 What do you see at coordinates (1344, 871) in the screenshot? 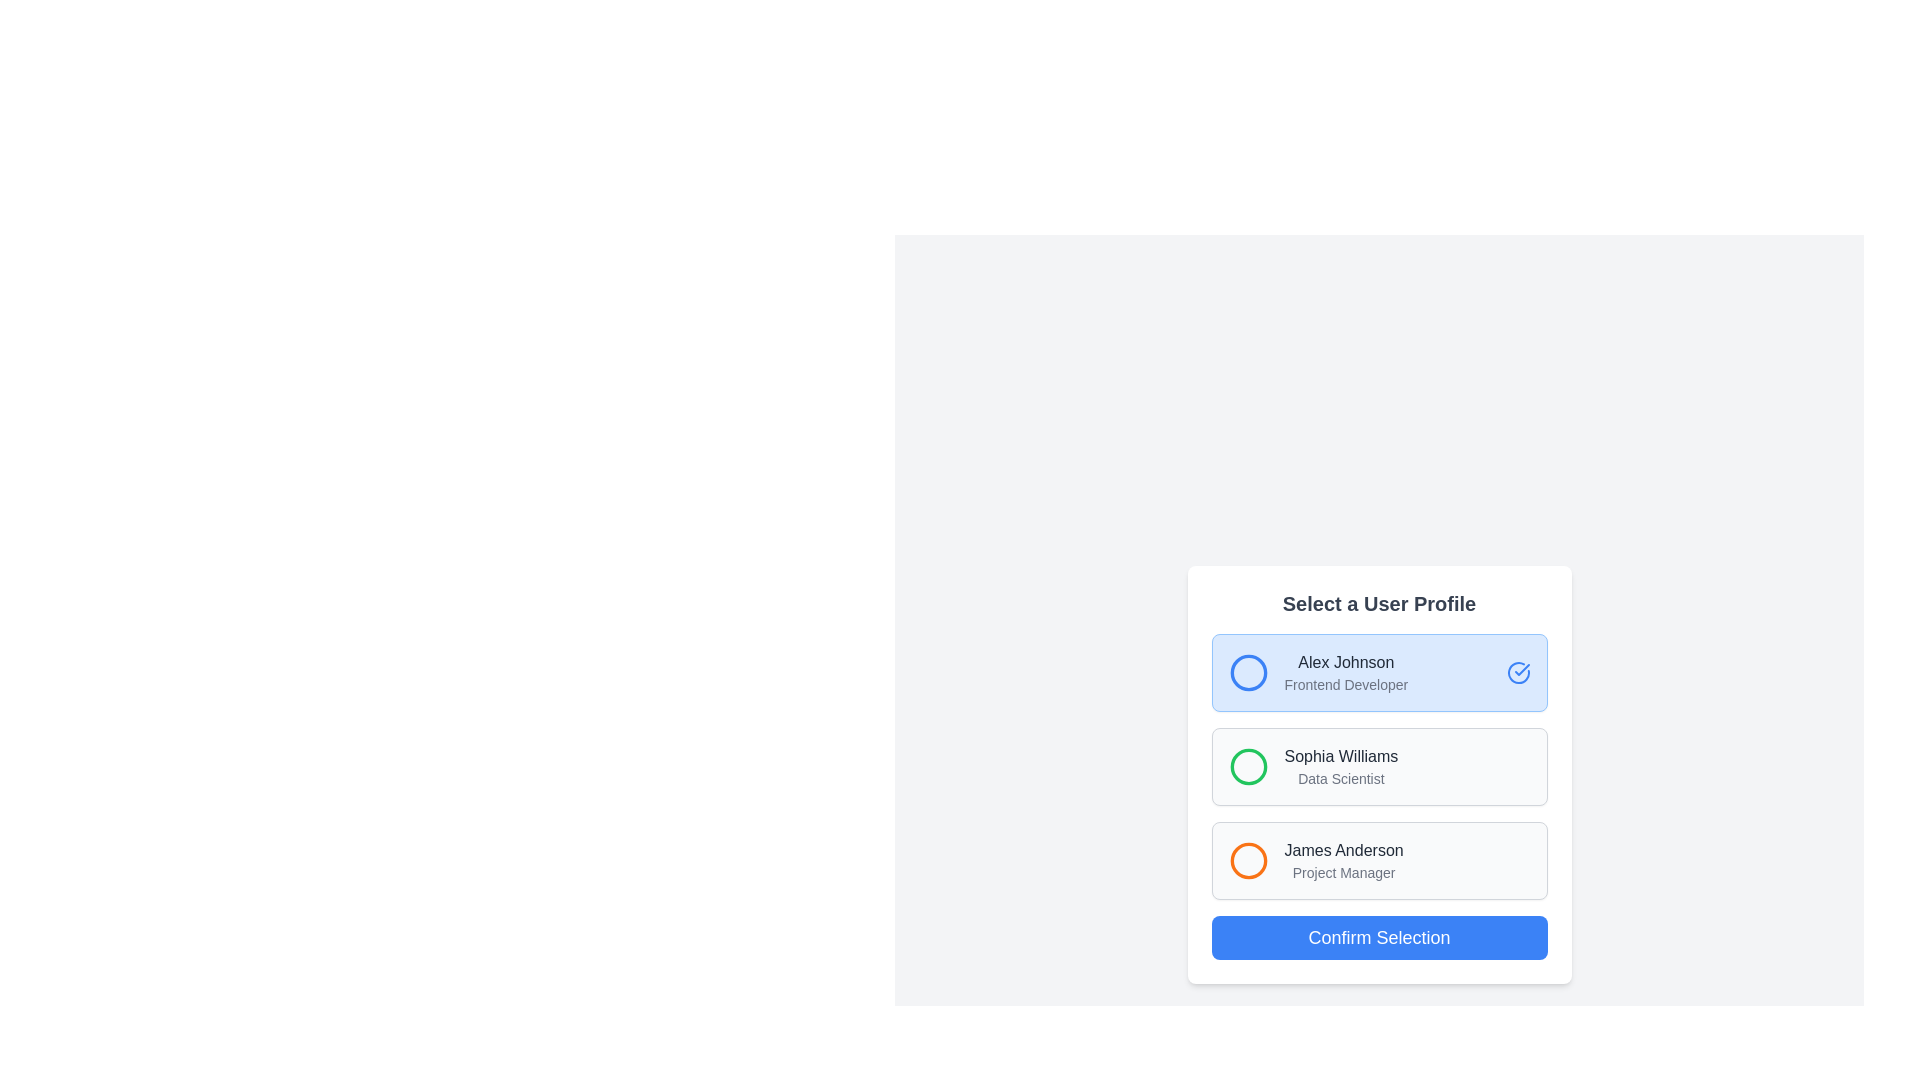
I see `text from the 'Project Manager' label located under 'James Anderson' in the third profile card of the user profile modal` at bounding box center [1344, 871].